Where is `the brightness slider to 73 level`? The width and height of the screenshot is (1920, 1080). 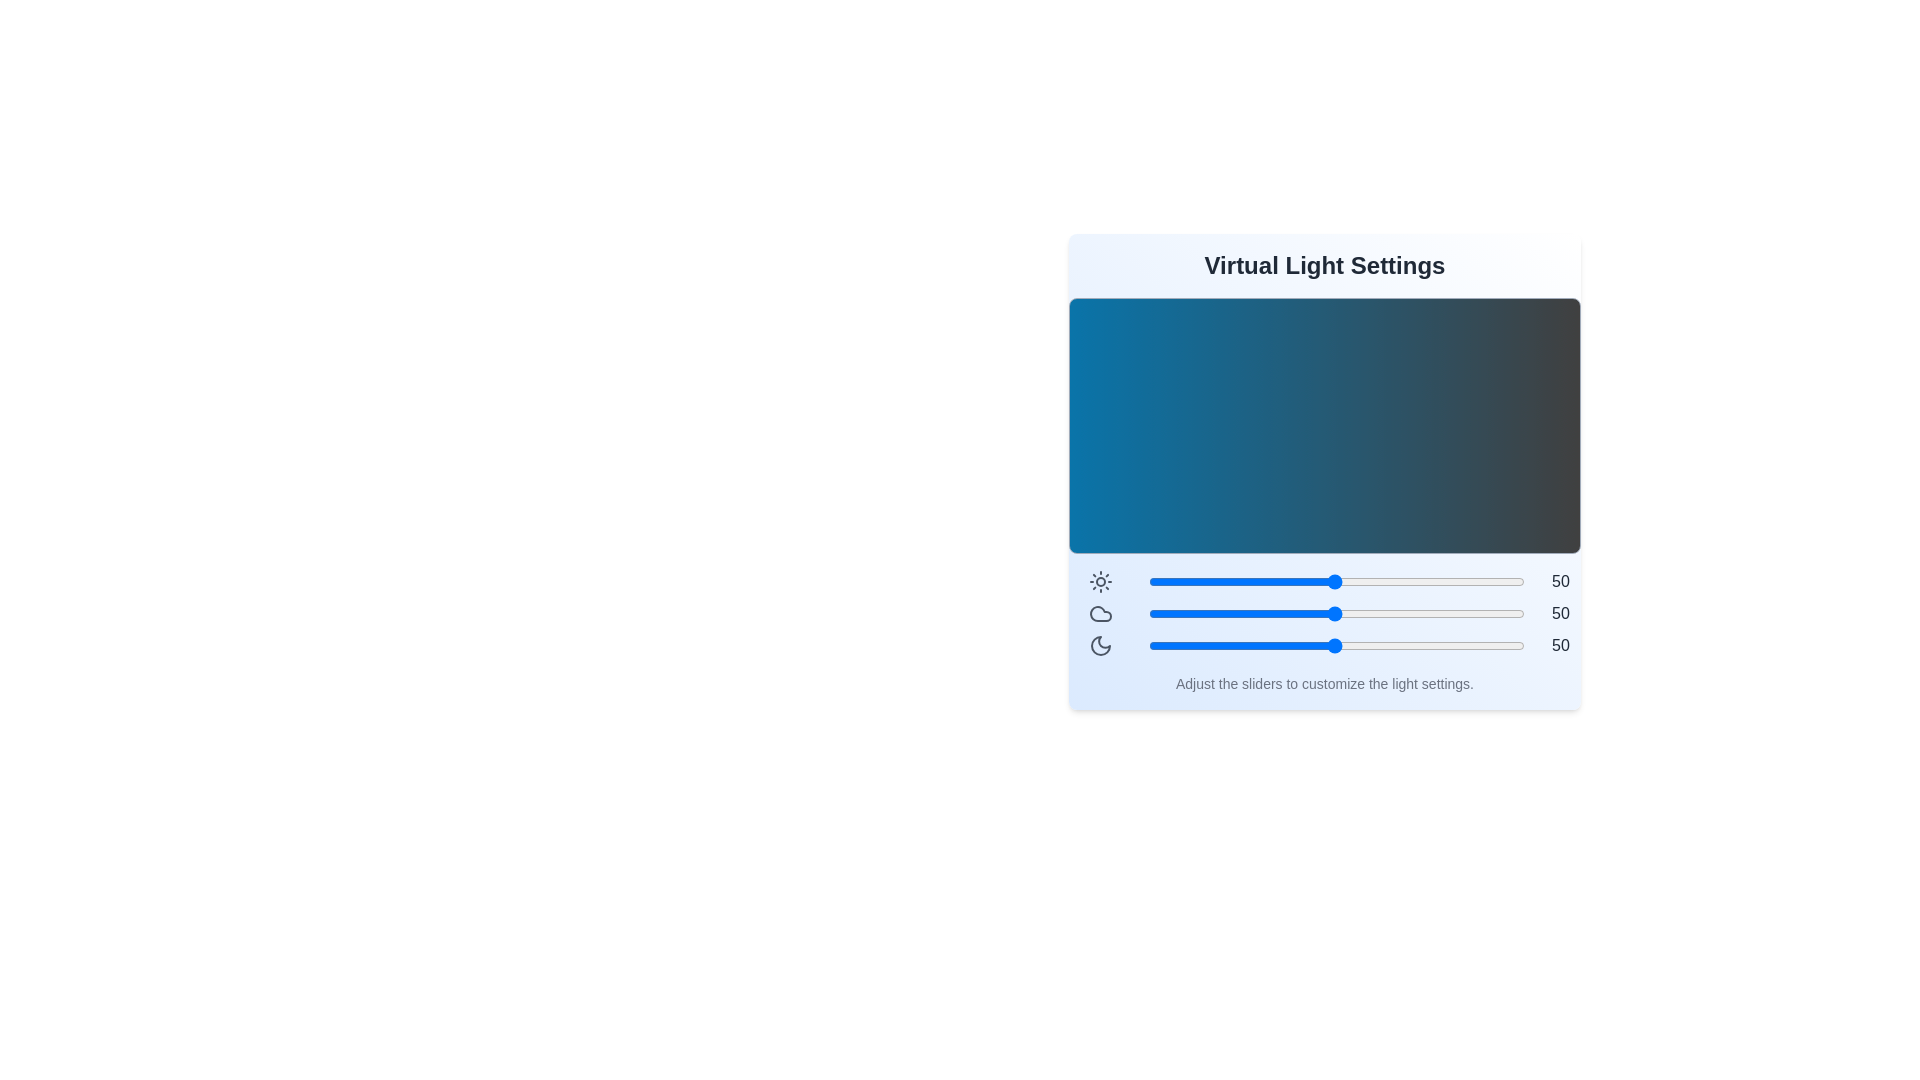 the brightness slider to 73 level is located at coordinates (1421, 582).